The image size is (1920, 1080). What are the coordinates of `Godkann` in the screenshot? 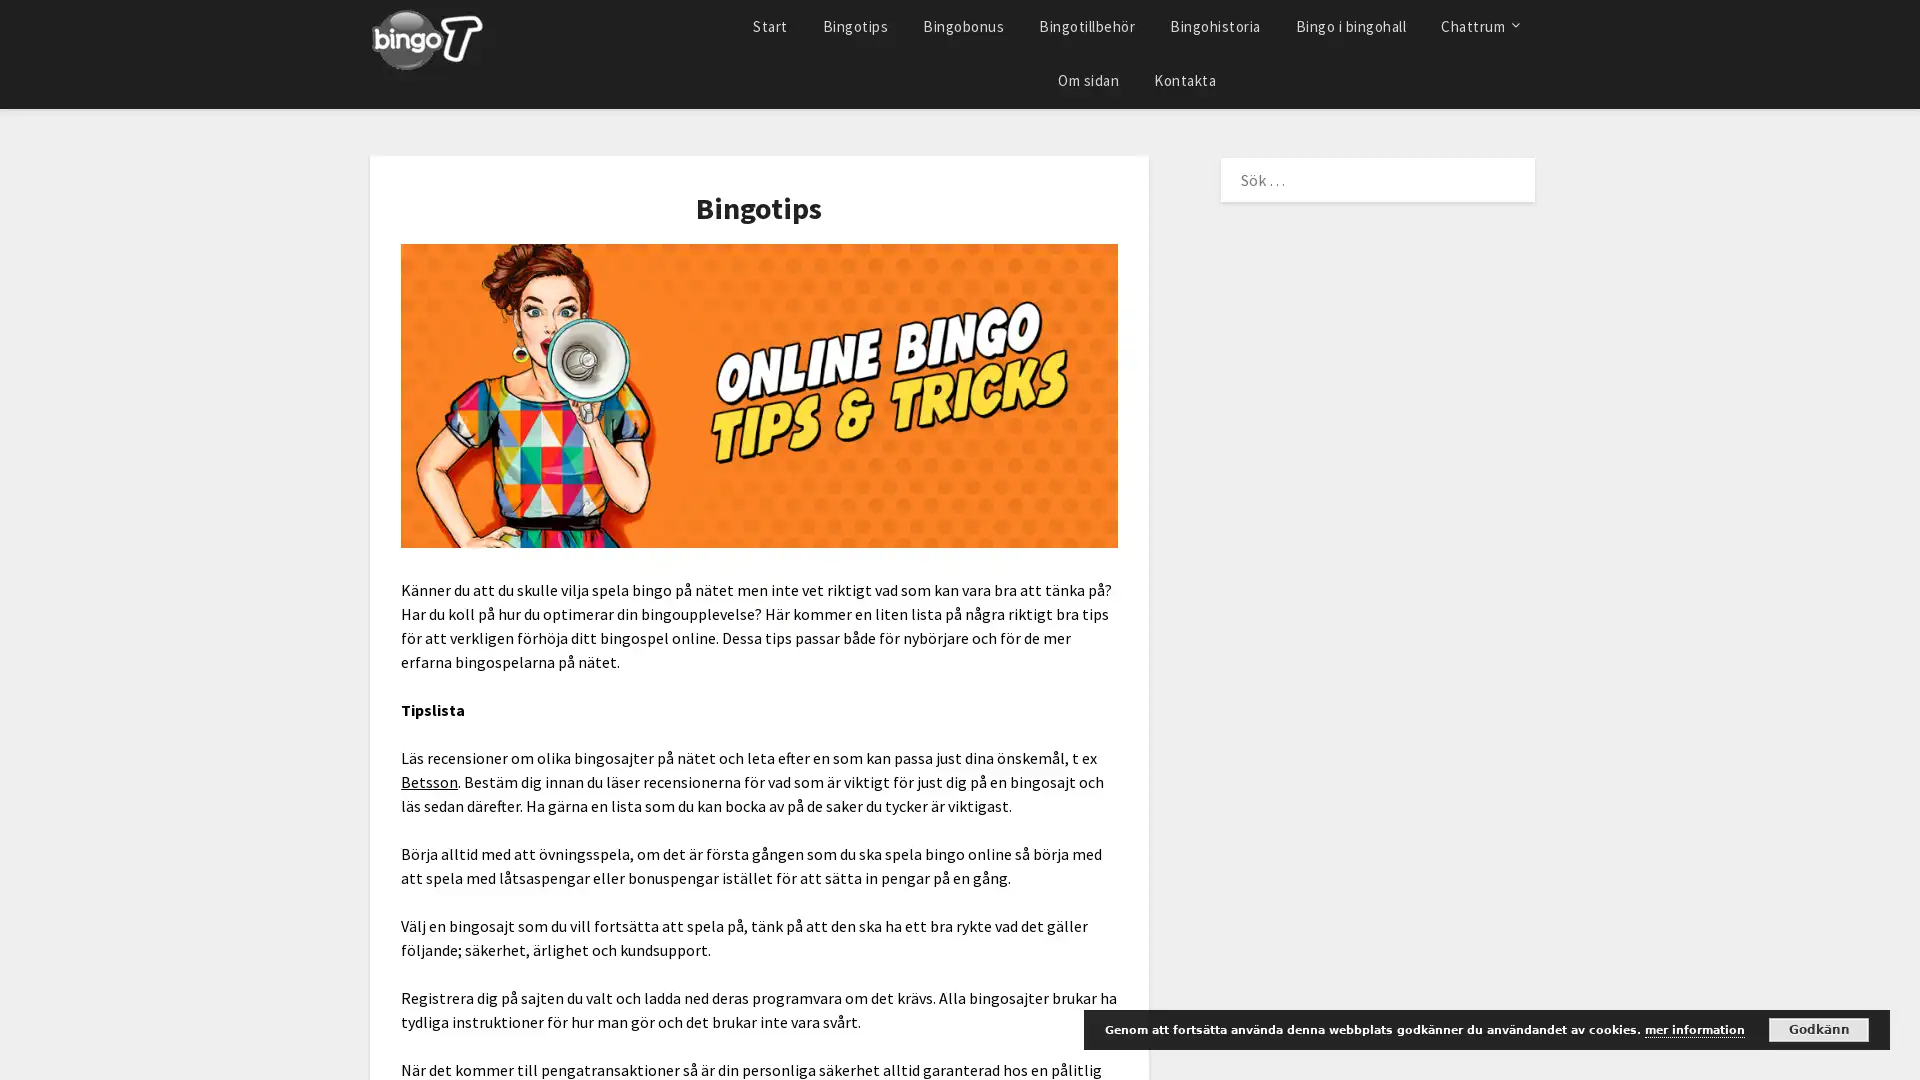 It's located at (1819, 1029).